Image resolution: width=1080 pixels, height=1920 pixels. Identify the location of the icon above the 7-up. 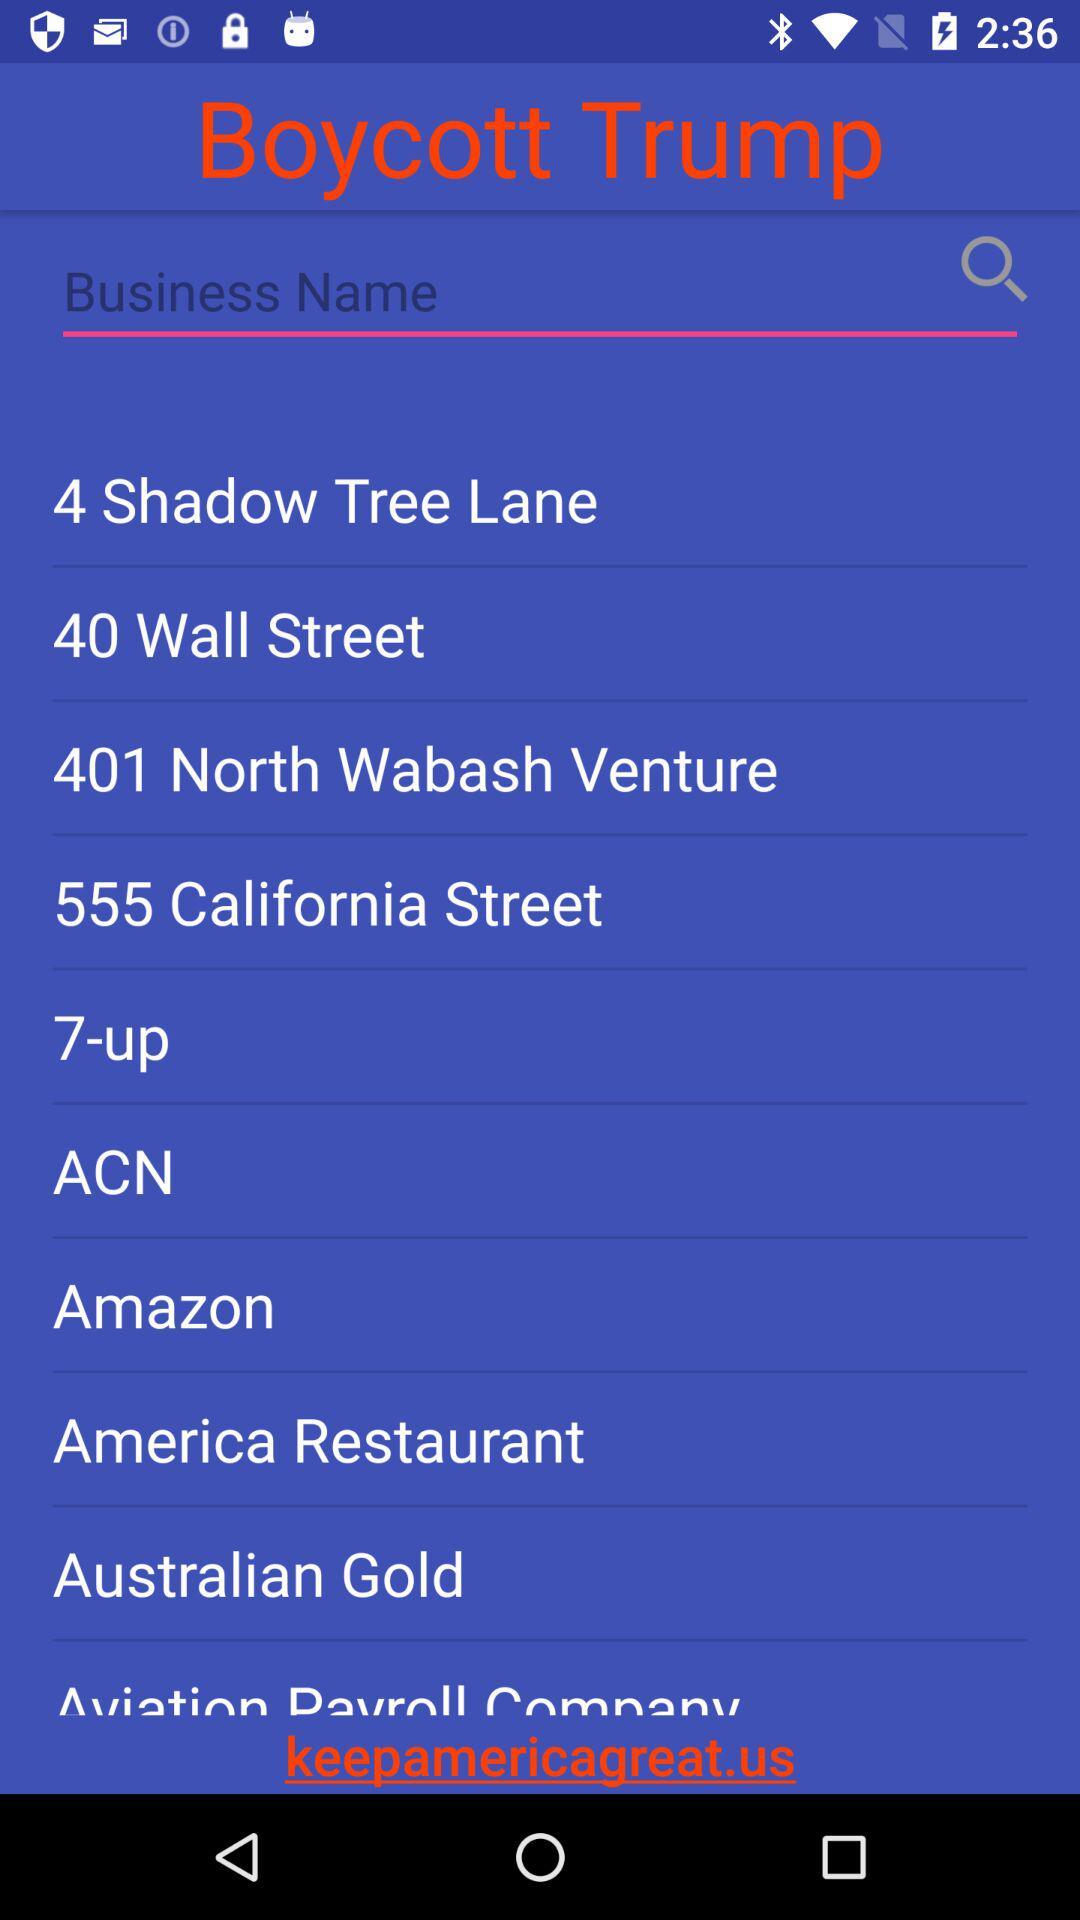
(540, 900).